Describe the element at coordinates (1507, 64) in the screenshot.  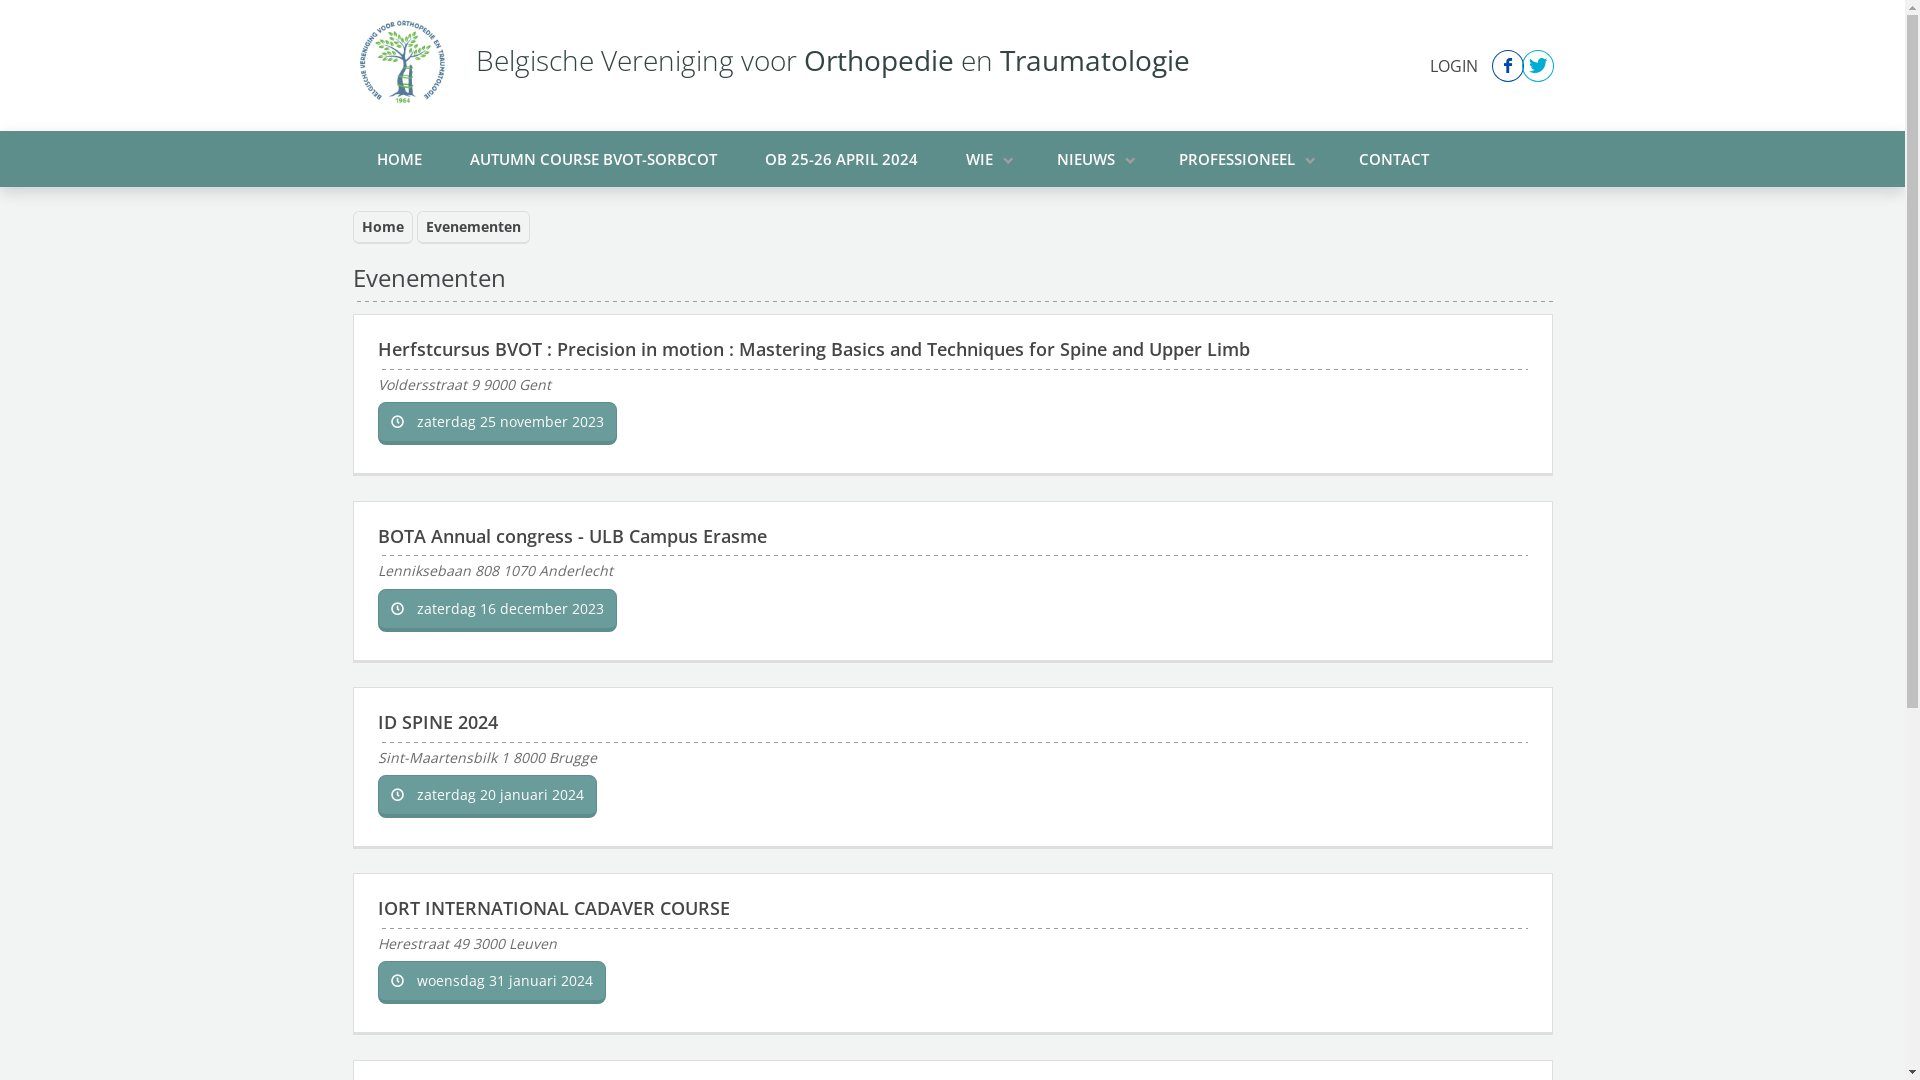
I see `'FACEBOOK'` at that location.